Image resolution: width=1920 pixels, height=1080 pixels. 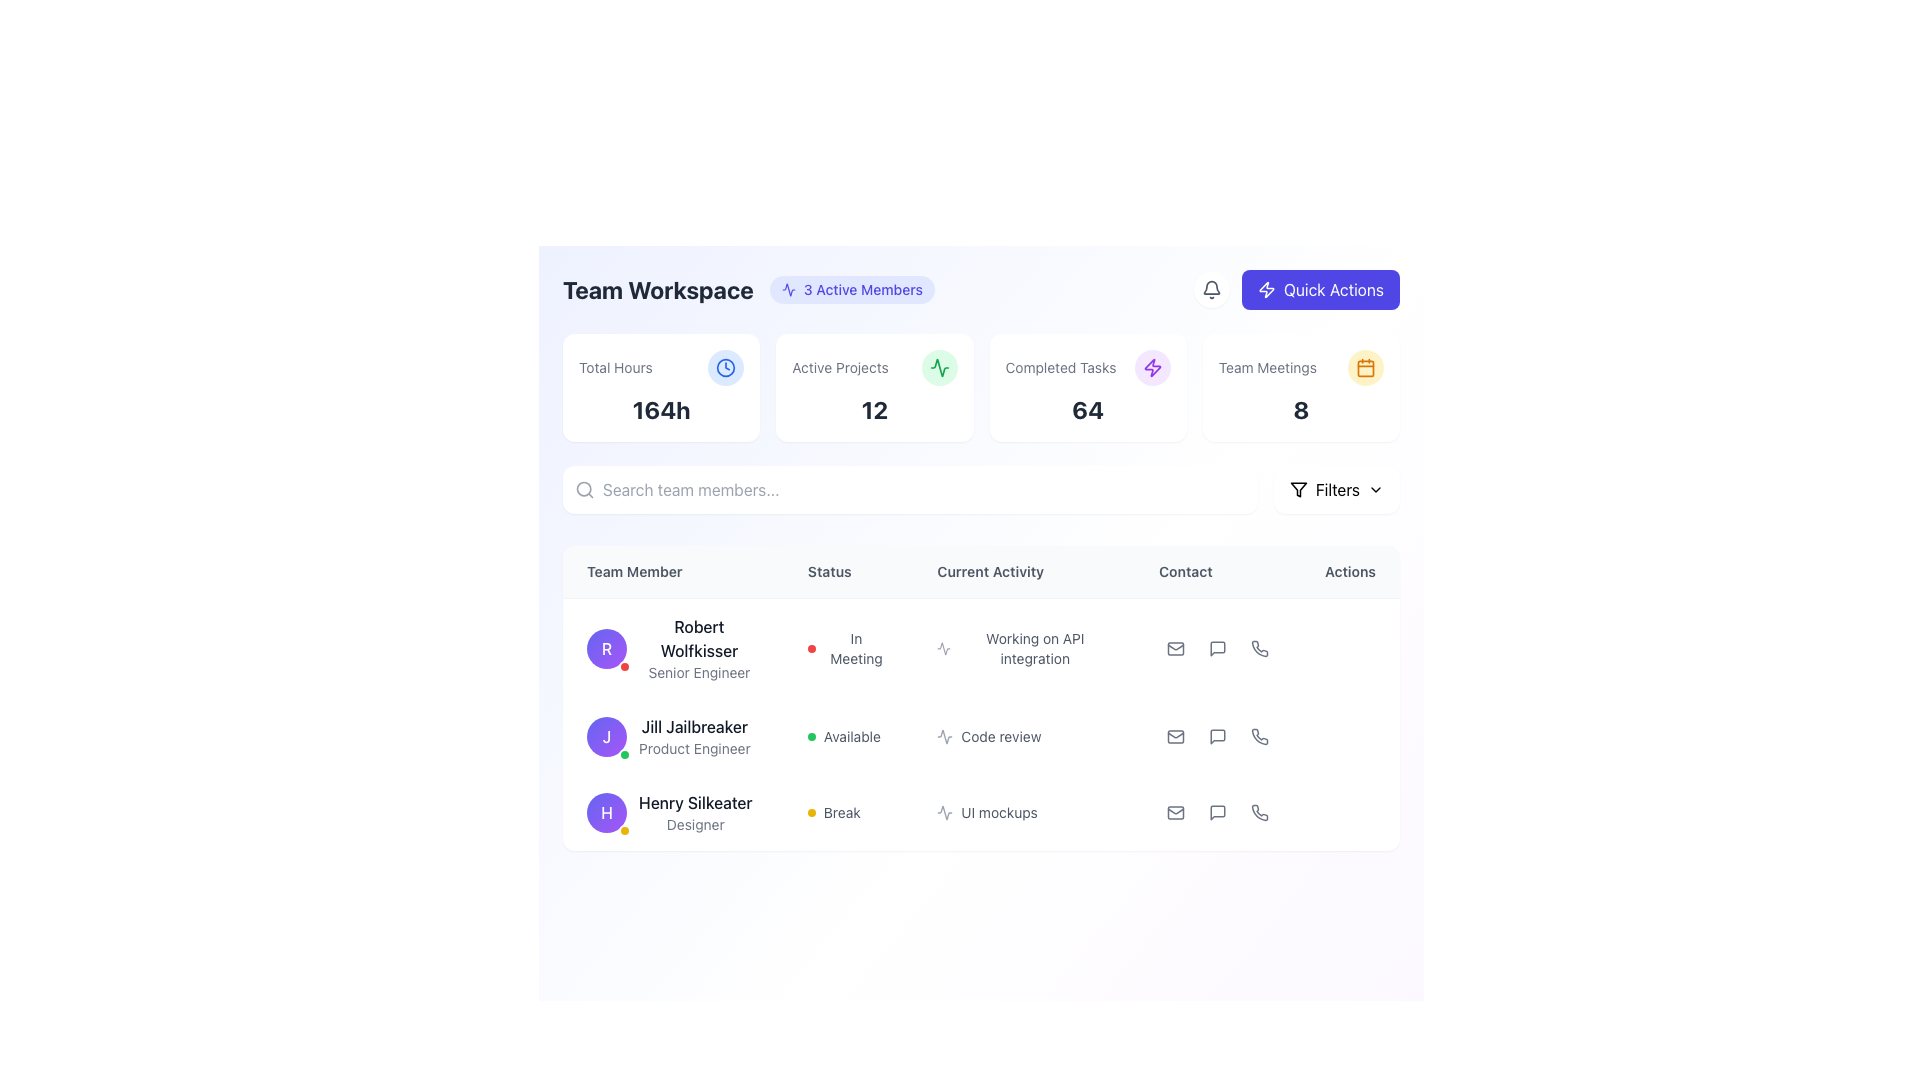 I want to click on the Text Label that provides a descriptor for team meetings, positioned above the main workspace area and to the left of a rounded amber icon with a calendar symbol, so click(x=1266, y=367).